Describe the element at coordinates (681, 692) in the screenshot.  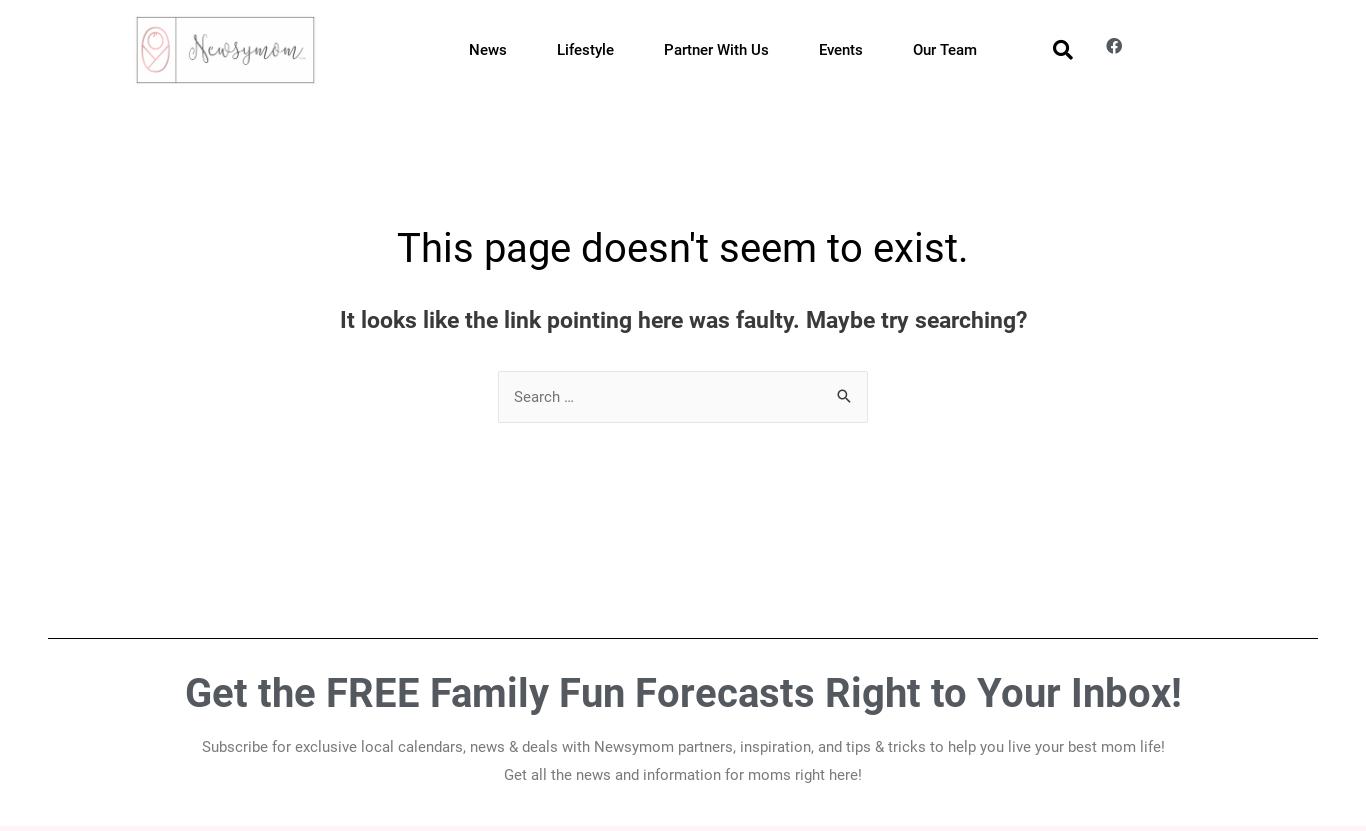
I see `'Get the FREE Family Fun Forecasts Right to Your Inbox!'` at that location.